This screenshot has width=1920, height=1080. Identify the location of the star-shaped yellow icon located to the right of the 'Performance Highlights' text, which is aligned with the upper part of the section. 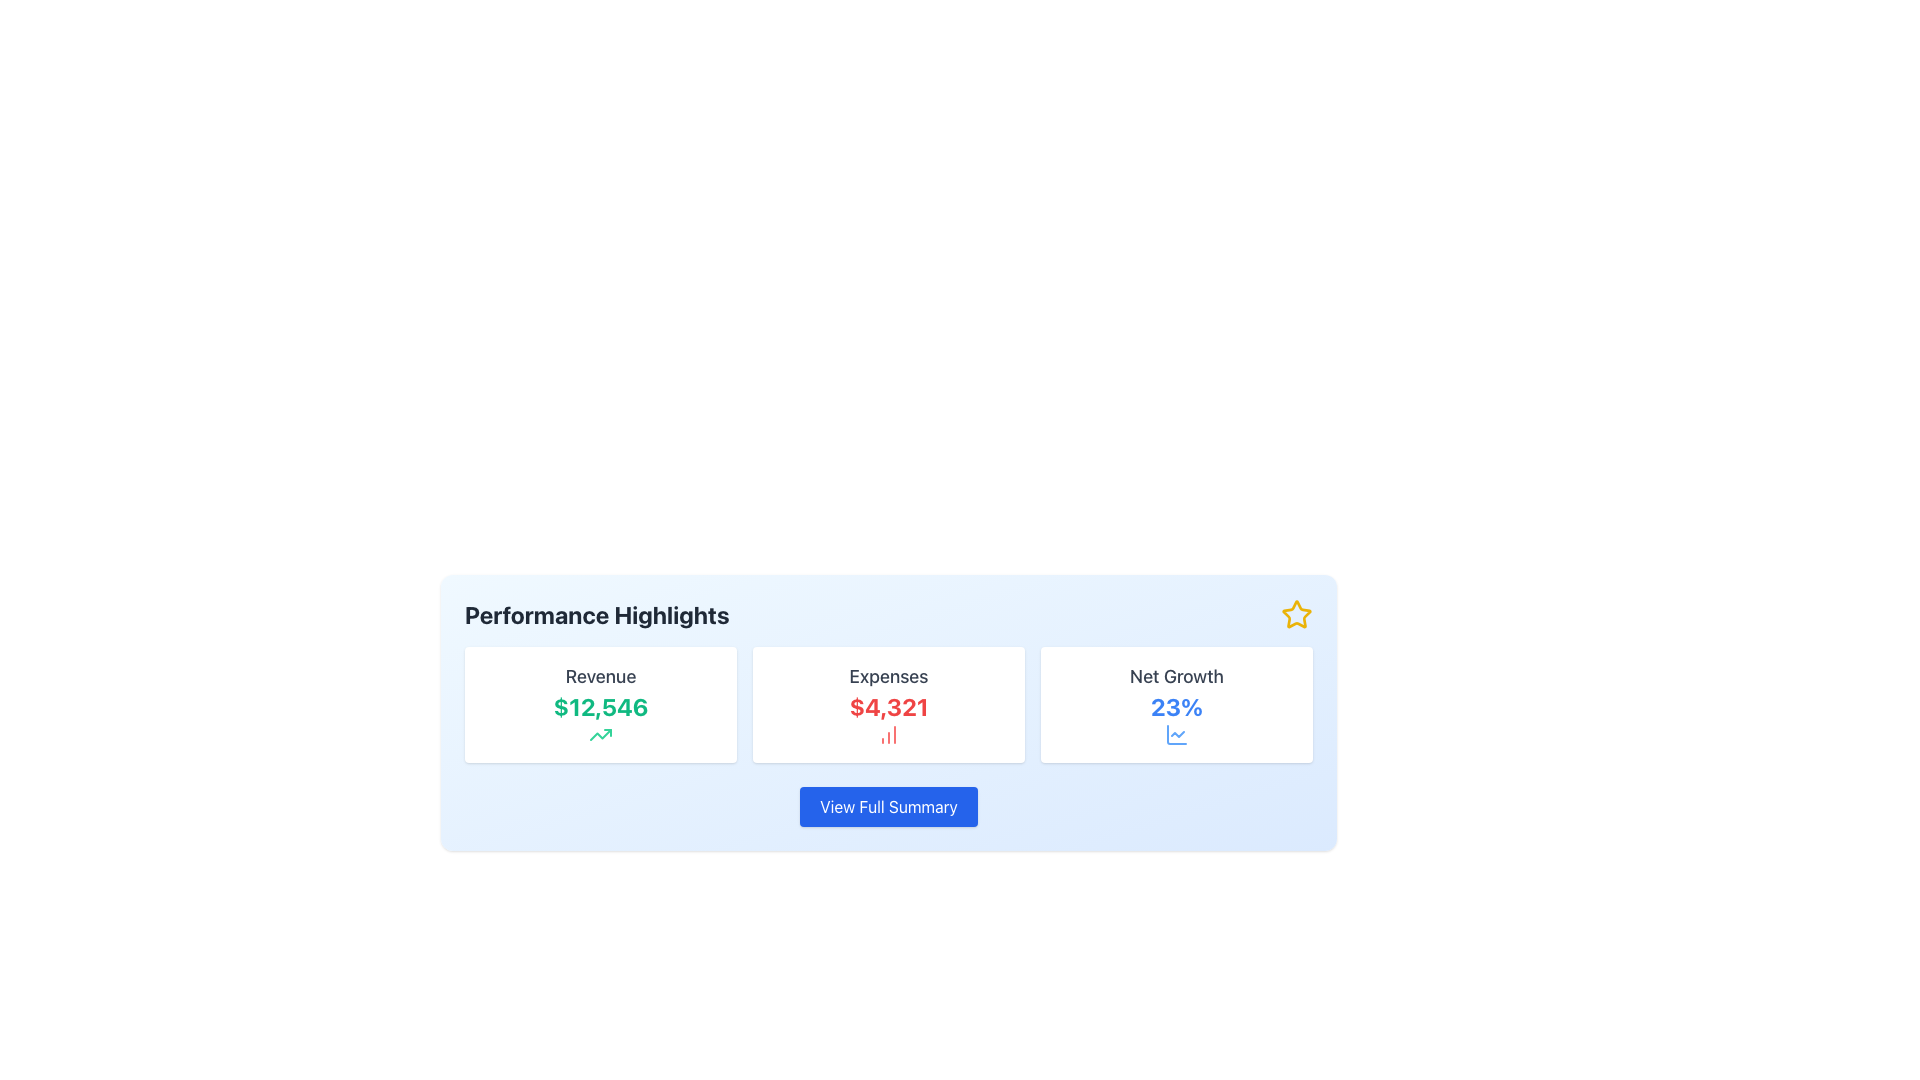
(1296, 613).